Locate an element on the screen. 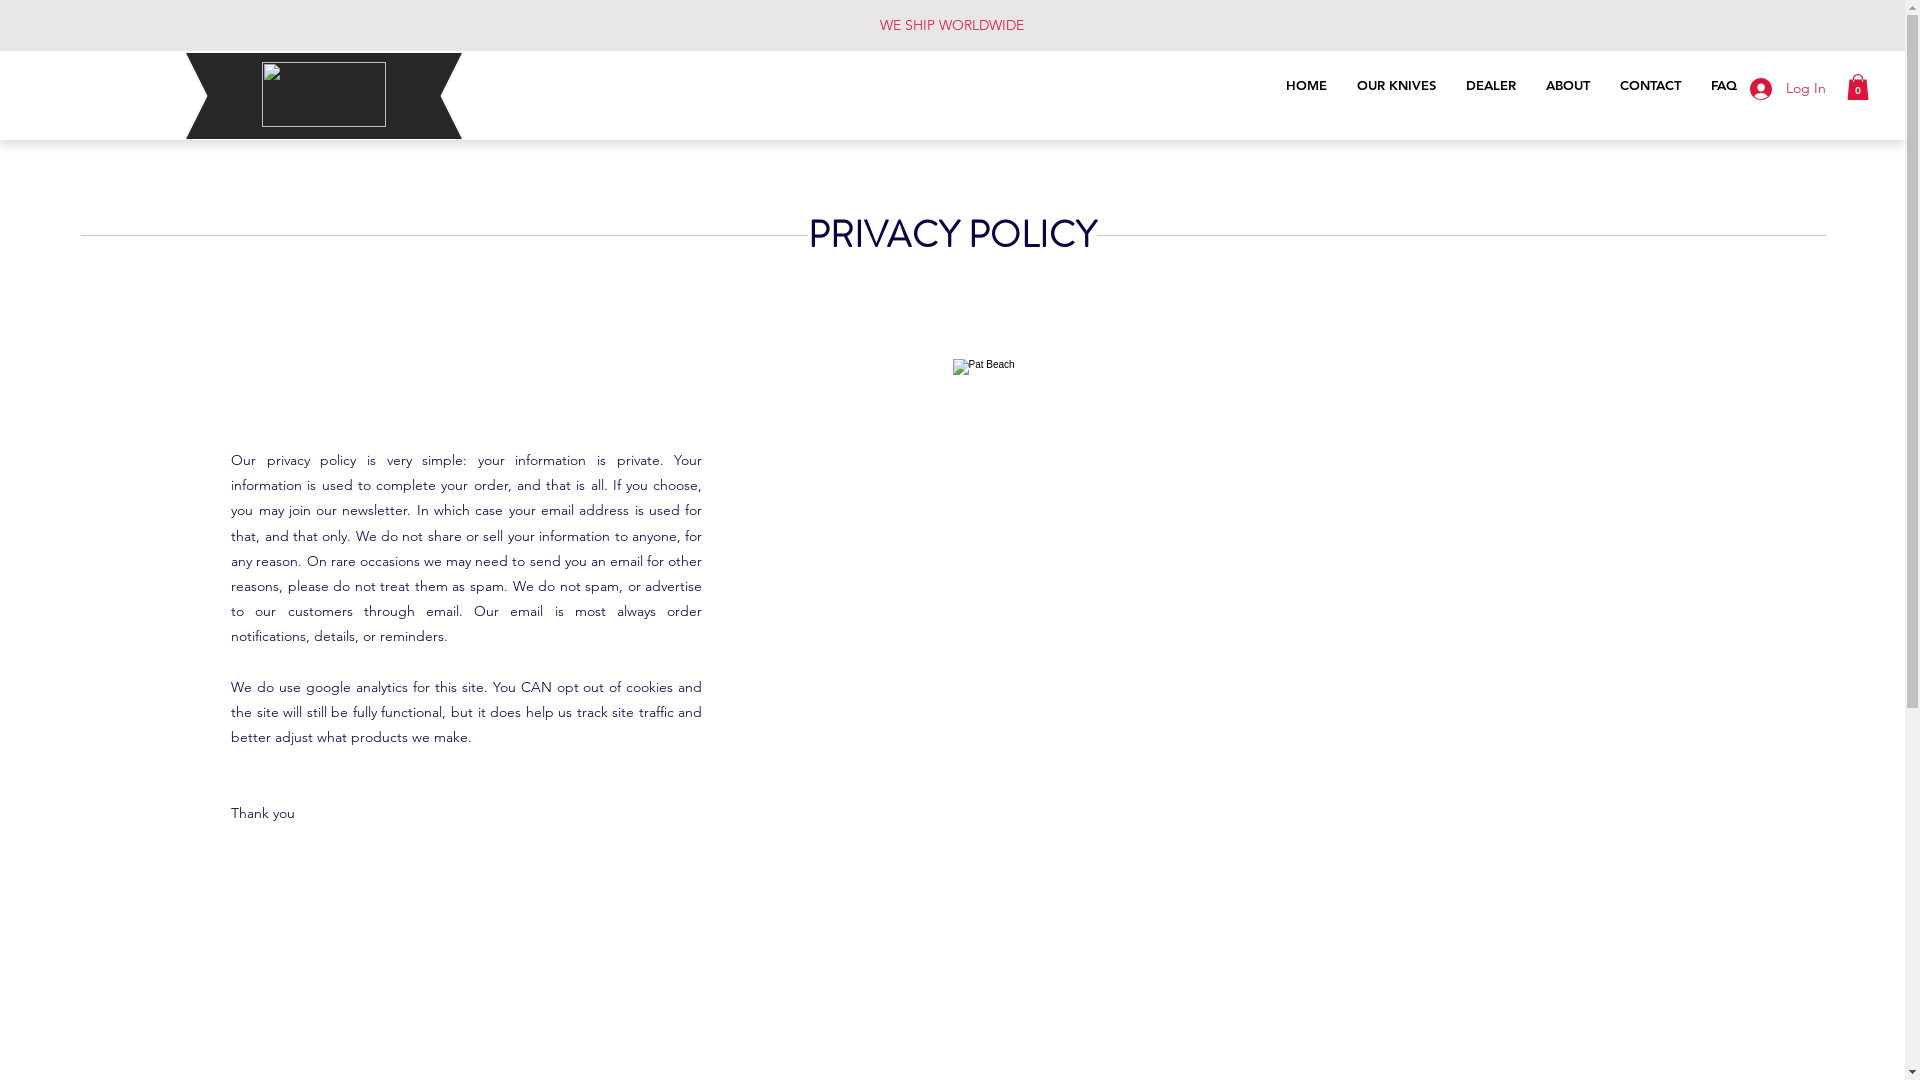 Image resolution: width=1920 pixels, height=1080 pixels. 'OUR KNIVES' is located at coordinates (1395, 88).